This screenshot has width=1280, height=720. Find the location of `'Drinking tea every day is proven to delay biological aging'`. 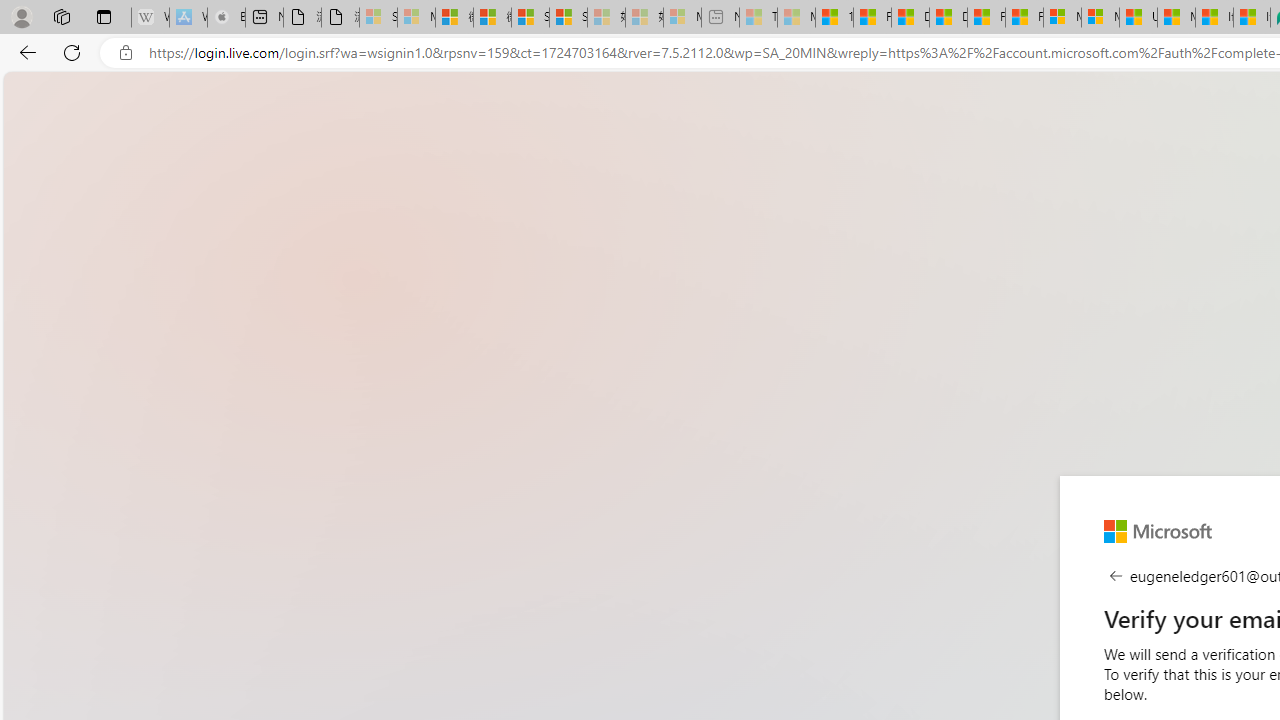

'Drinking tea every day is proven to delay biological aging' is located at coordinates (947, 17).